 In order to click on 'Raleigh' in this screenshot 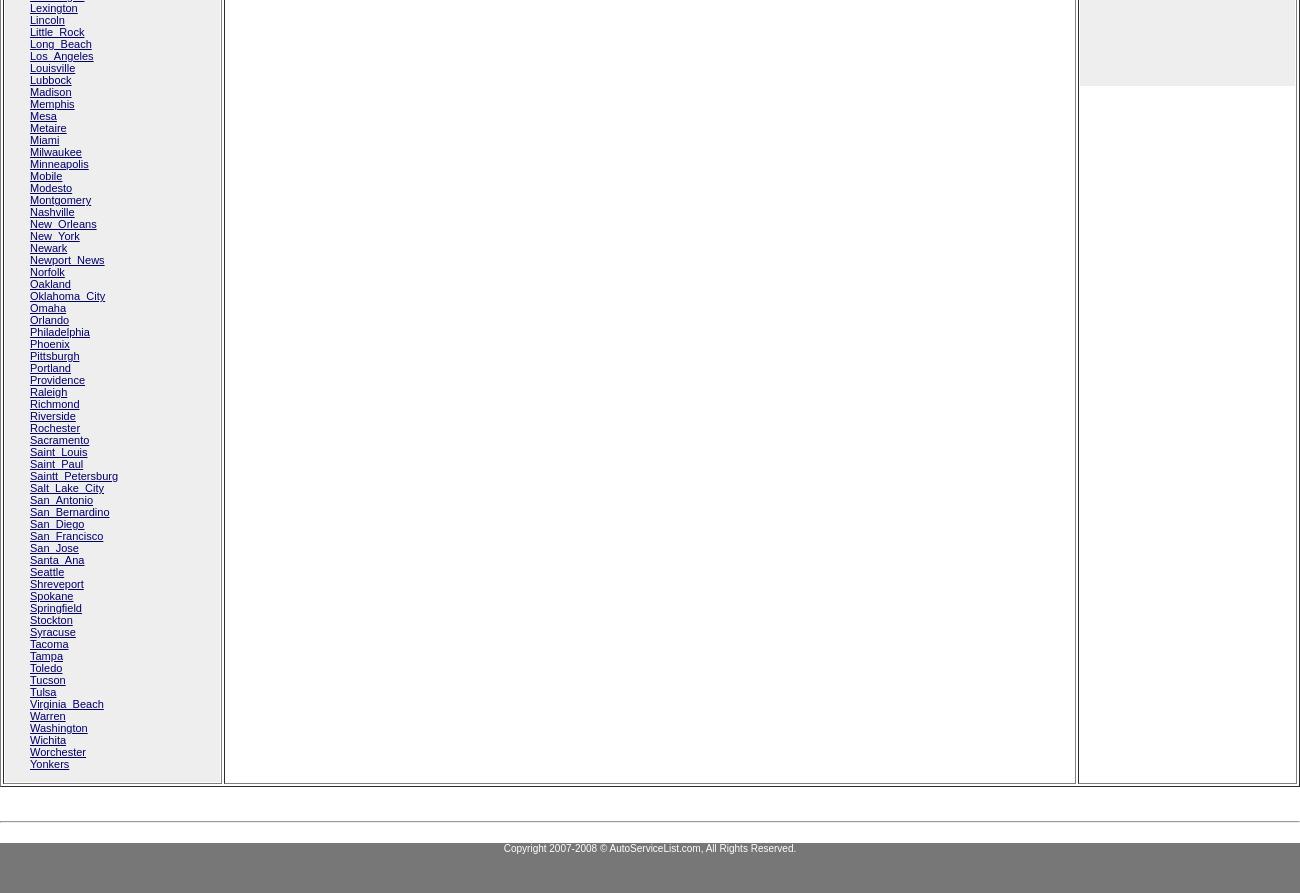, I will do `click(29, 392)`.